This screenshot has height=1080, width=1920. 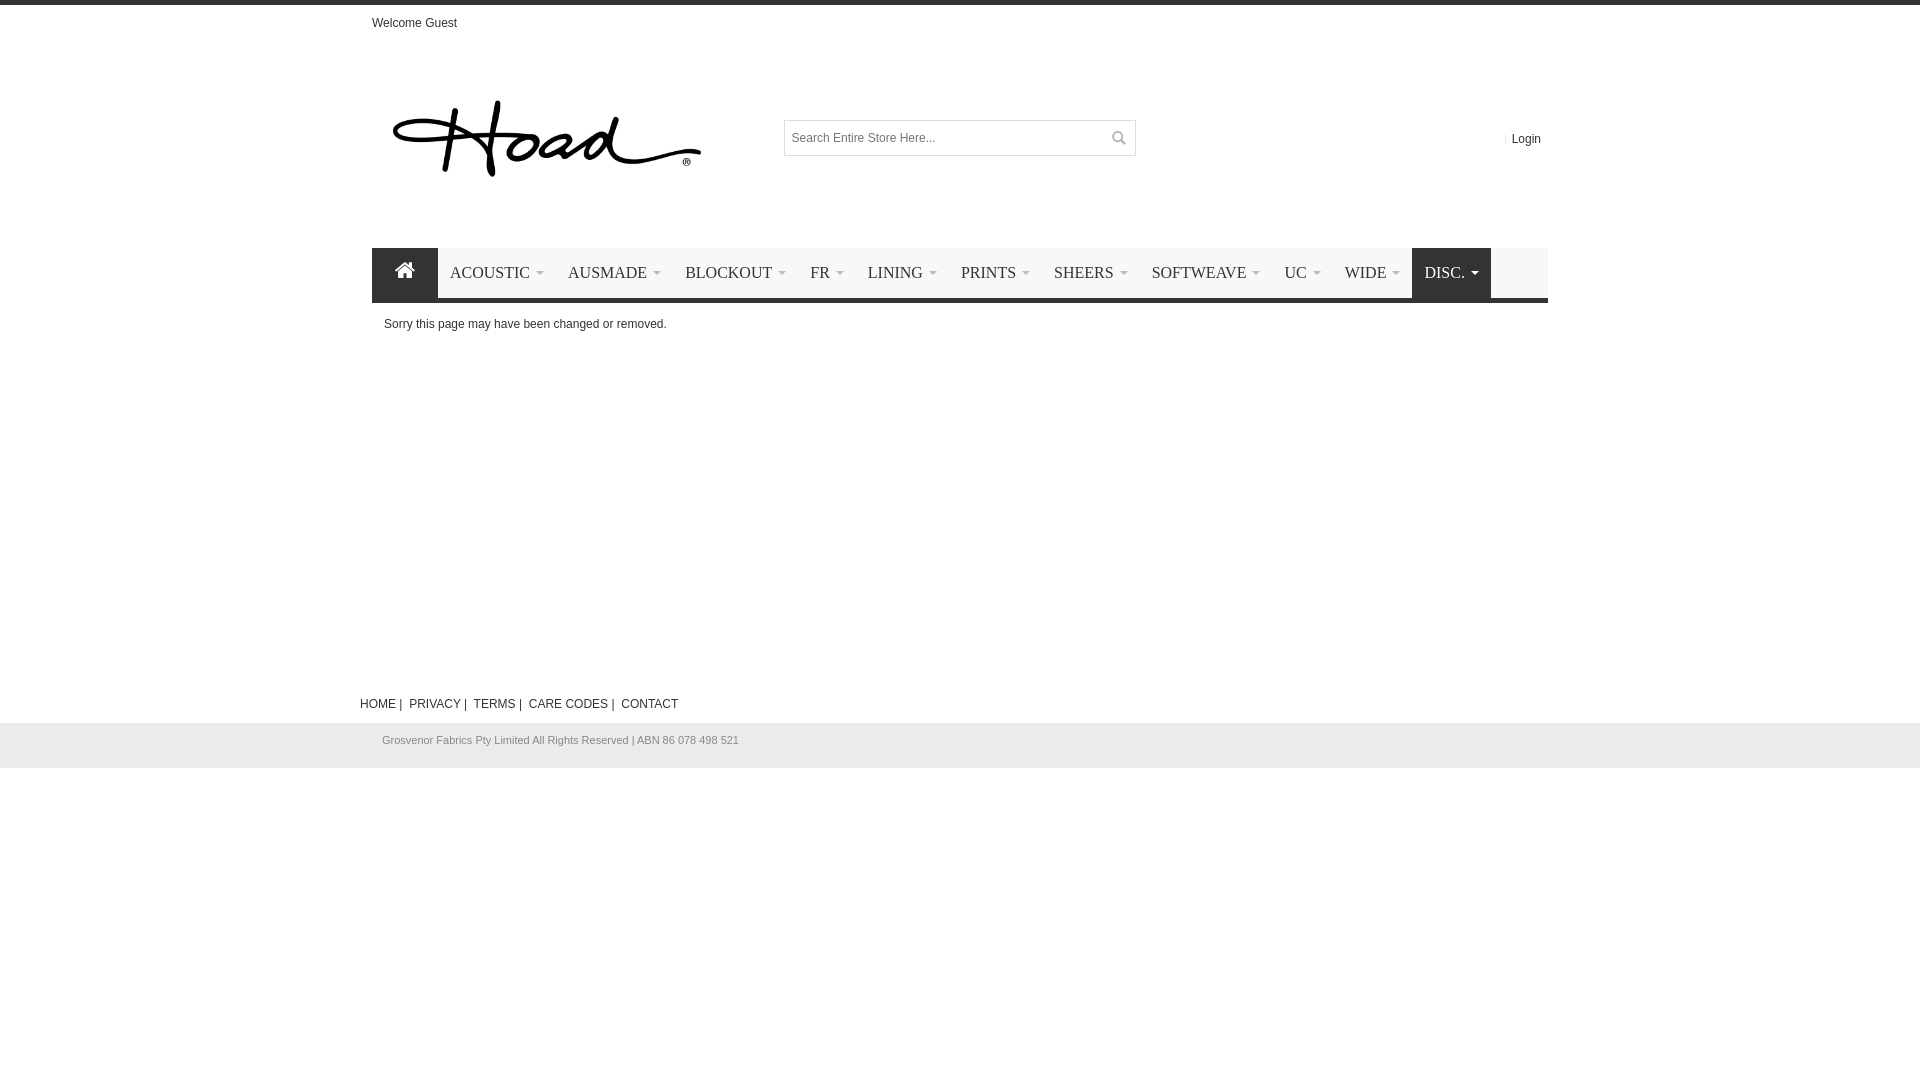 I want to click on 'WIDE  ', so click(x=1371, y=273).